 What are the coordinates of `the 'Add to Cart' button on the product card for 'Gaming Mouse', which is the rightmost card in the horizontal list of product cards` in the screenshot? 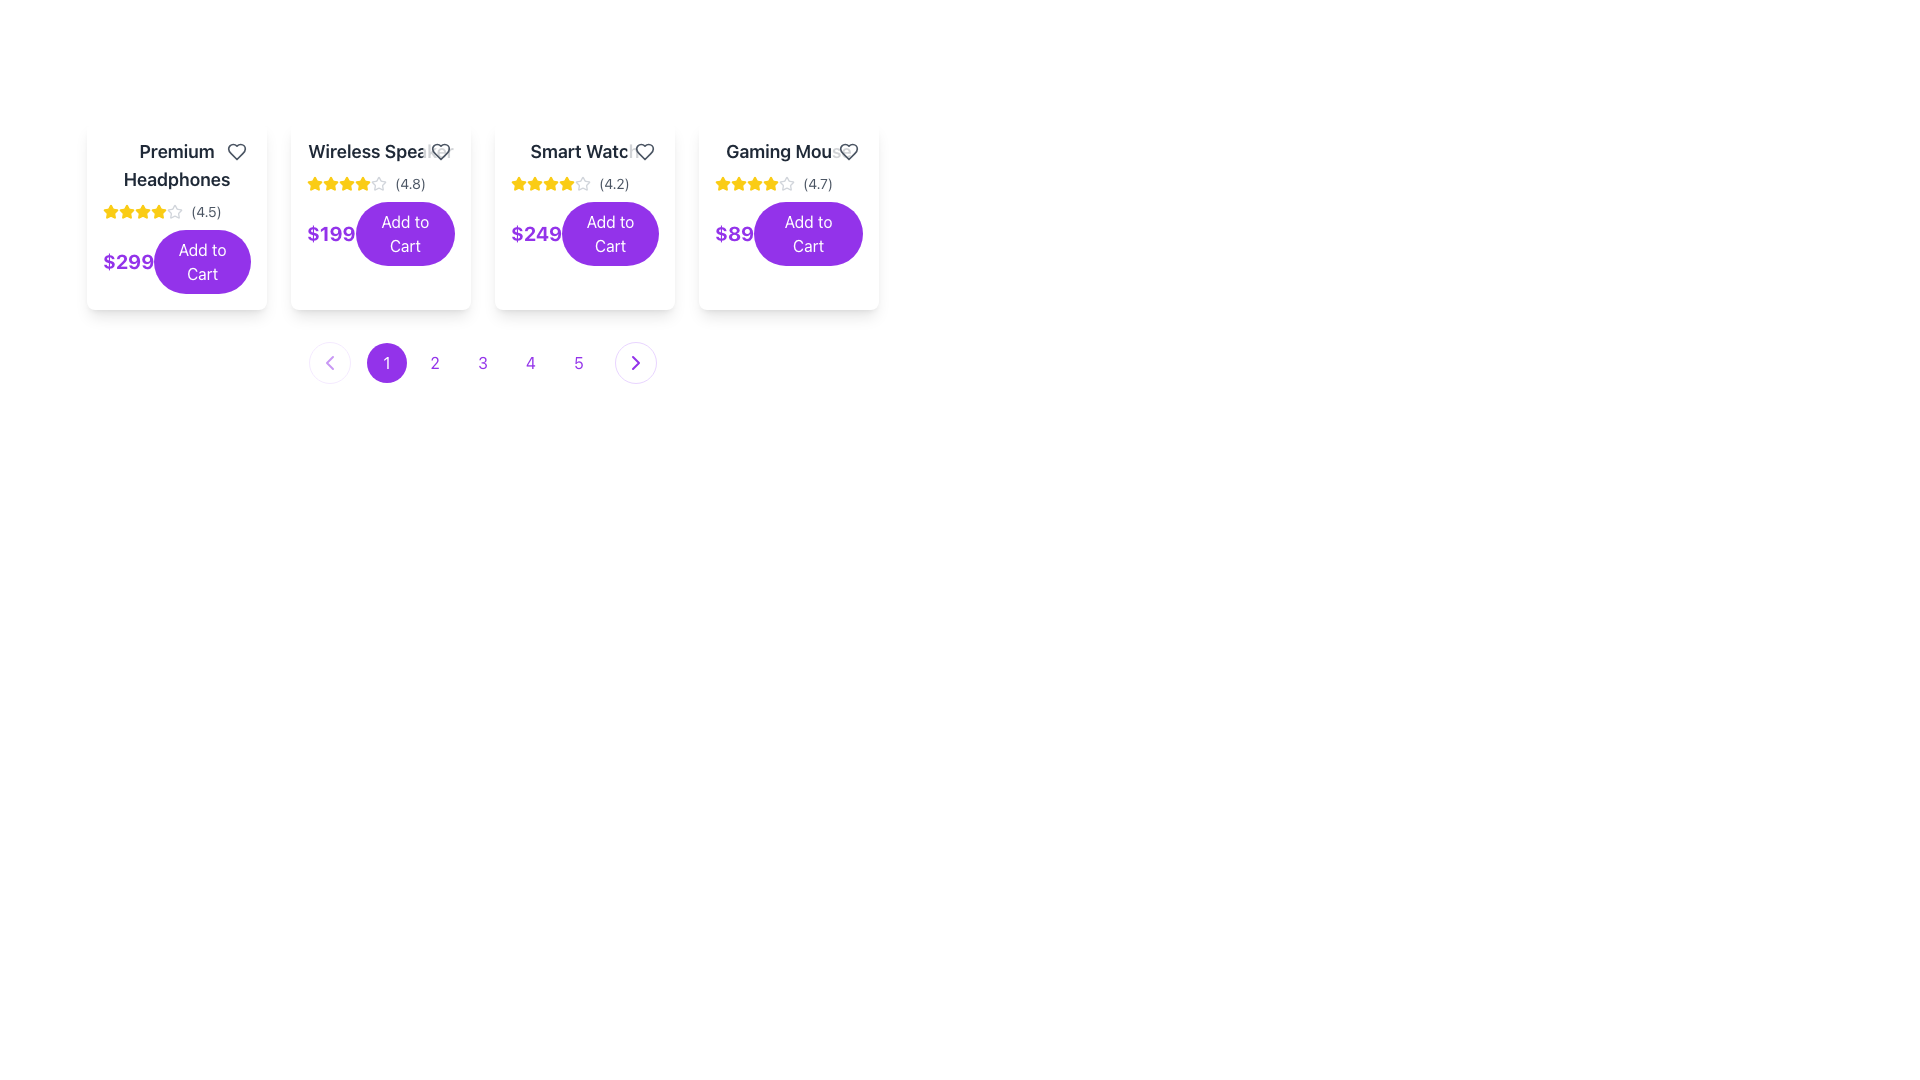 It's located at (787, 201).